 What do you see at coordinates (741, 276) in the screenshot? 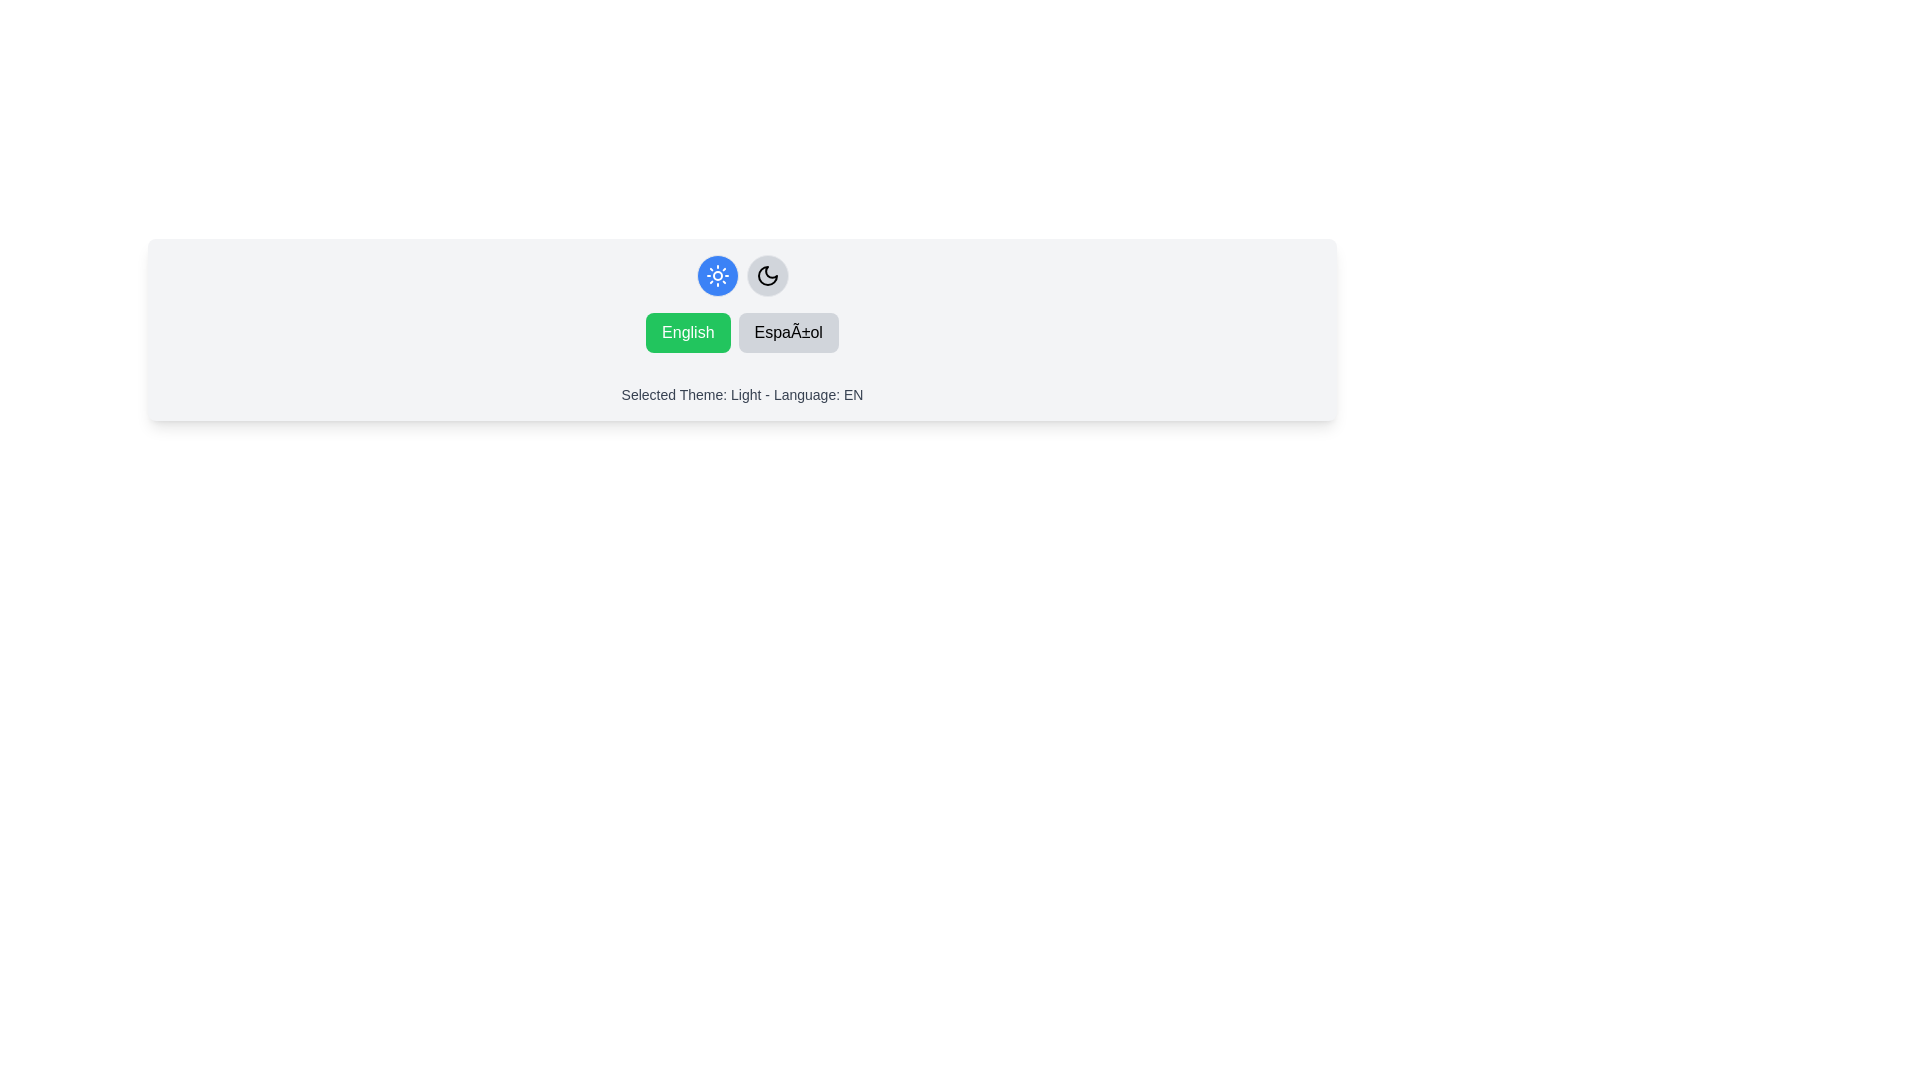
I see `the sun icon on the toggle switch for theme selection` at bounding box center [741, 276].